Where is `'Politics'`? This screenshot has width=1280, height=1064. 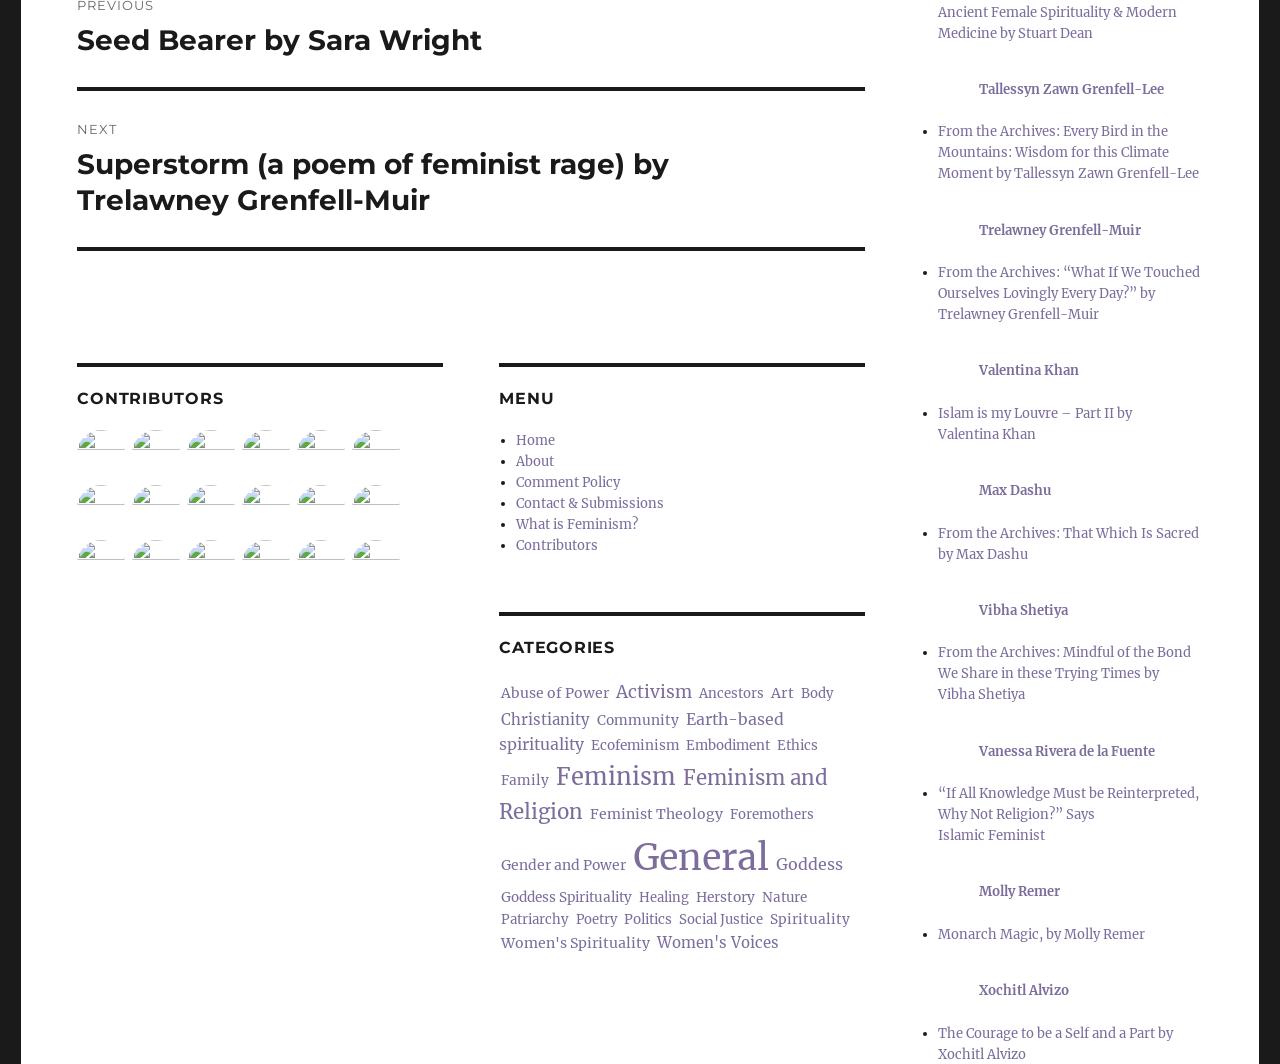
'Politics' is located at coordinates (647, 918).